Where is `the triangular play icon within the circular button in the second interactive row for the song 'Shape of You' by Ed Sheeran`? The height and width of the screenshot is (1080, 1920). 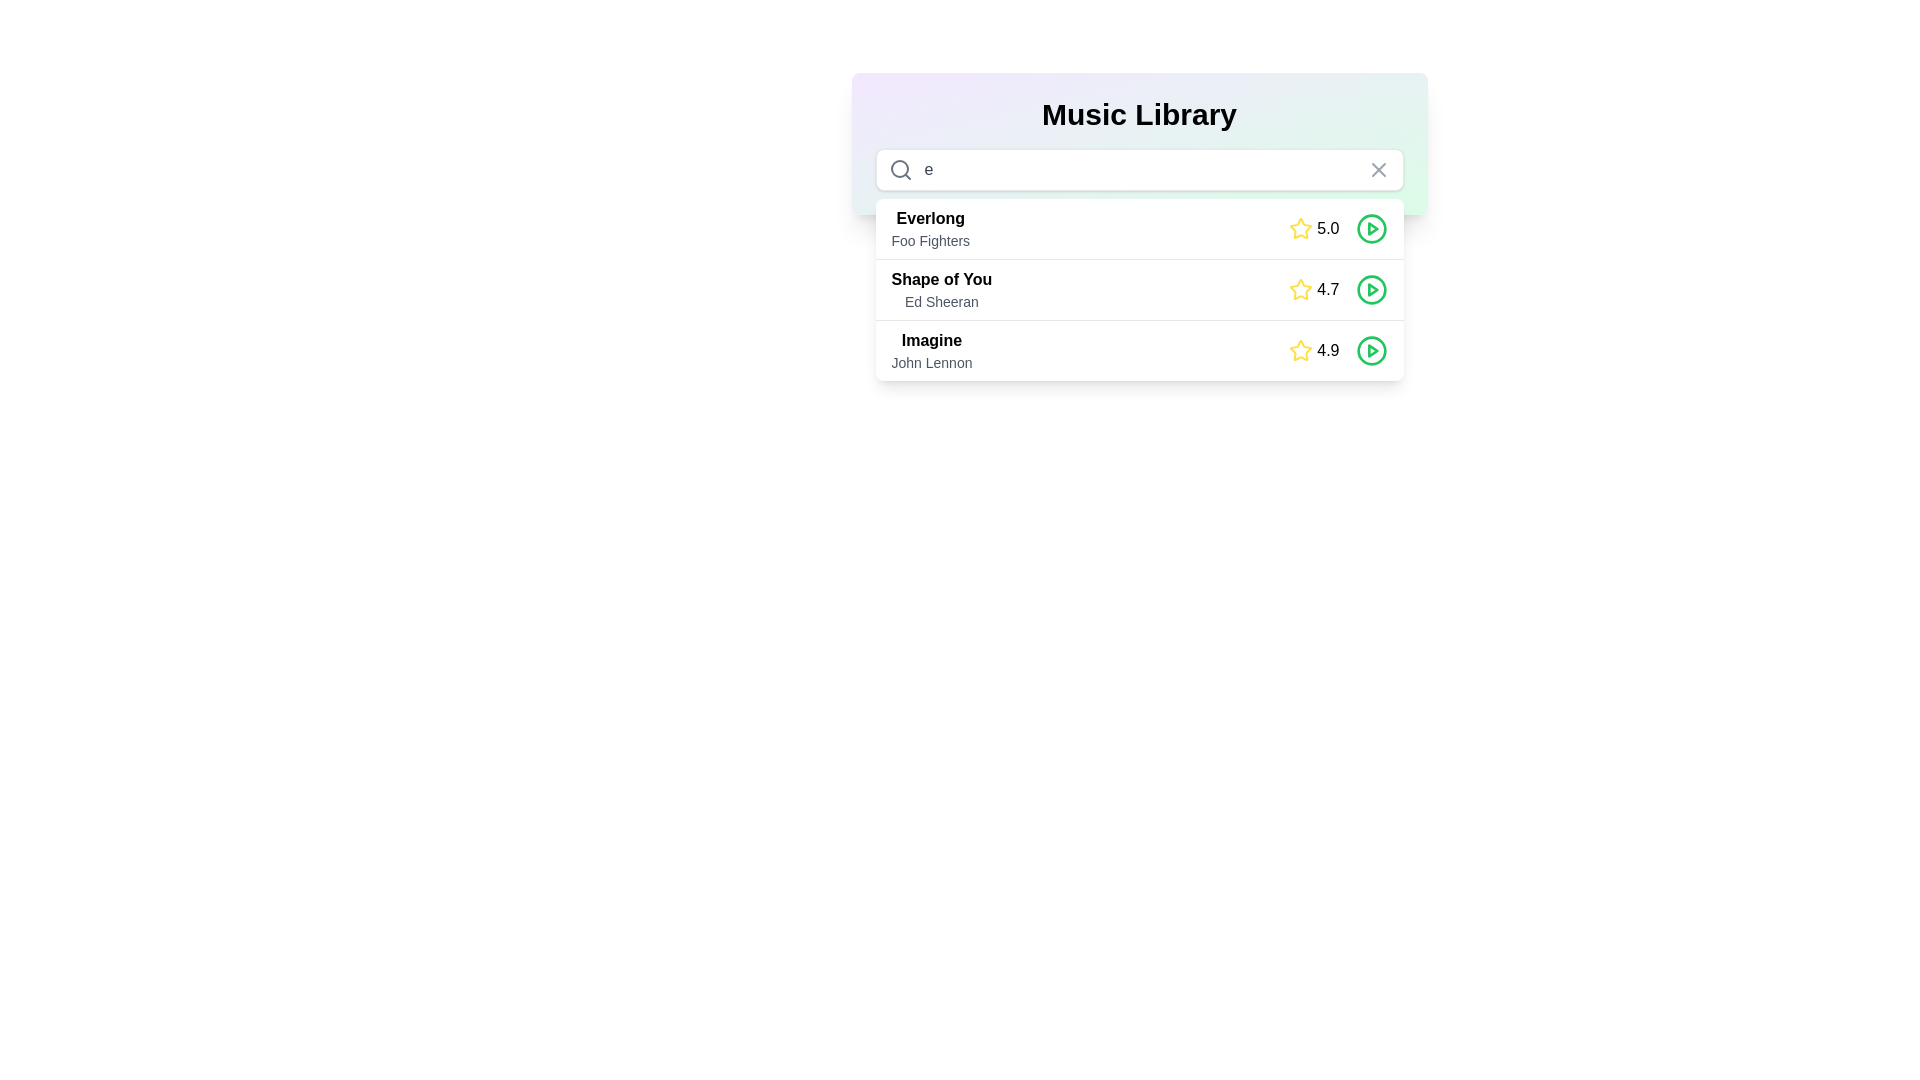 the triangular play icon within the circular button in the second interactive row for the song 'Shape of You' by Ed Sheeran is located at coordinates (1371, 289).